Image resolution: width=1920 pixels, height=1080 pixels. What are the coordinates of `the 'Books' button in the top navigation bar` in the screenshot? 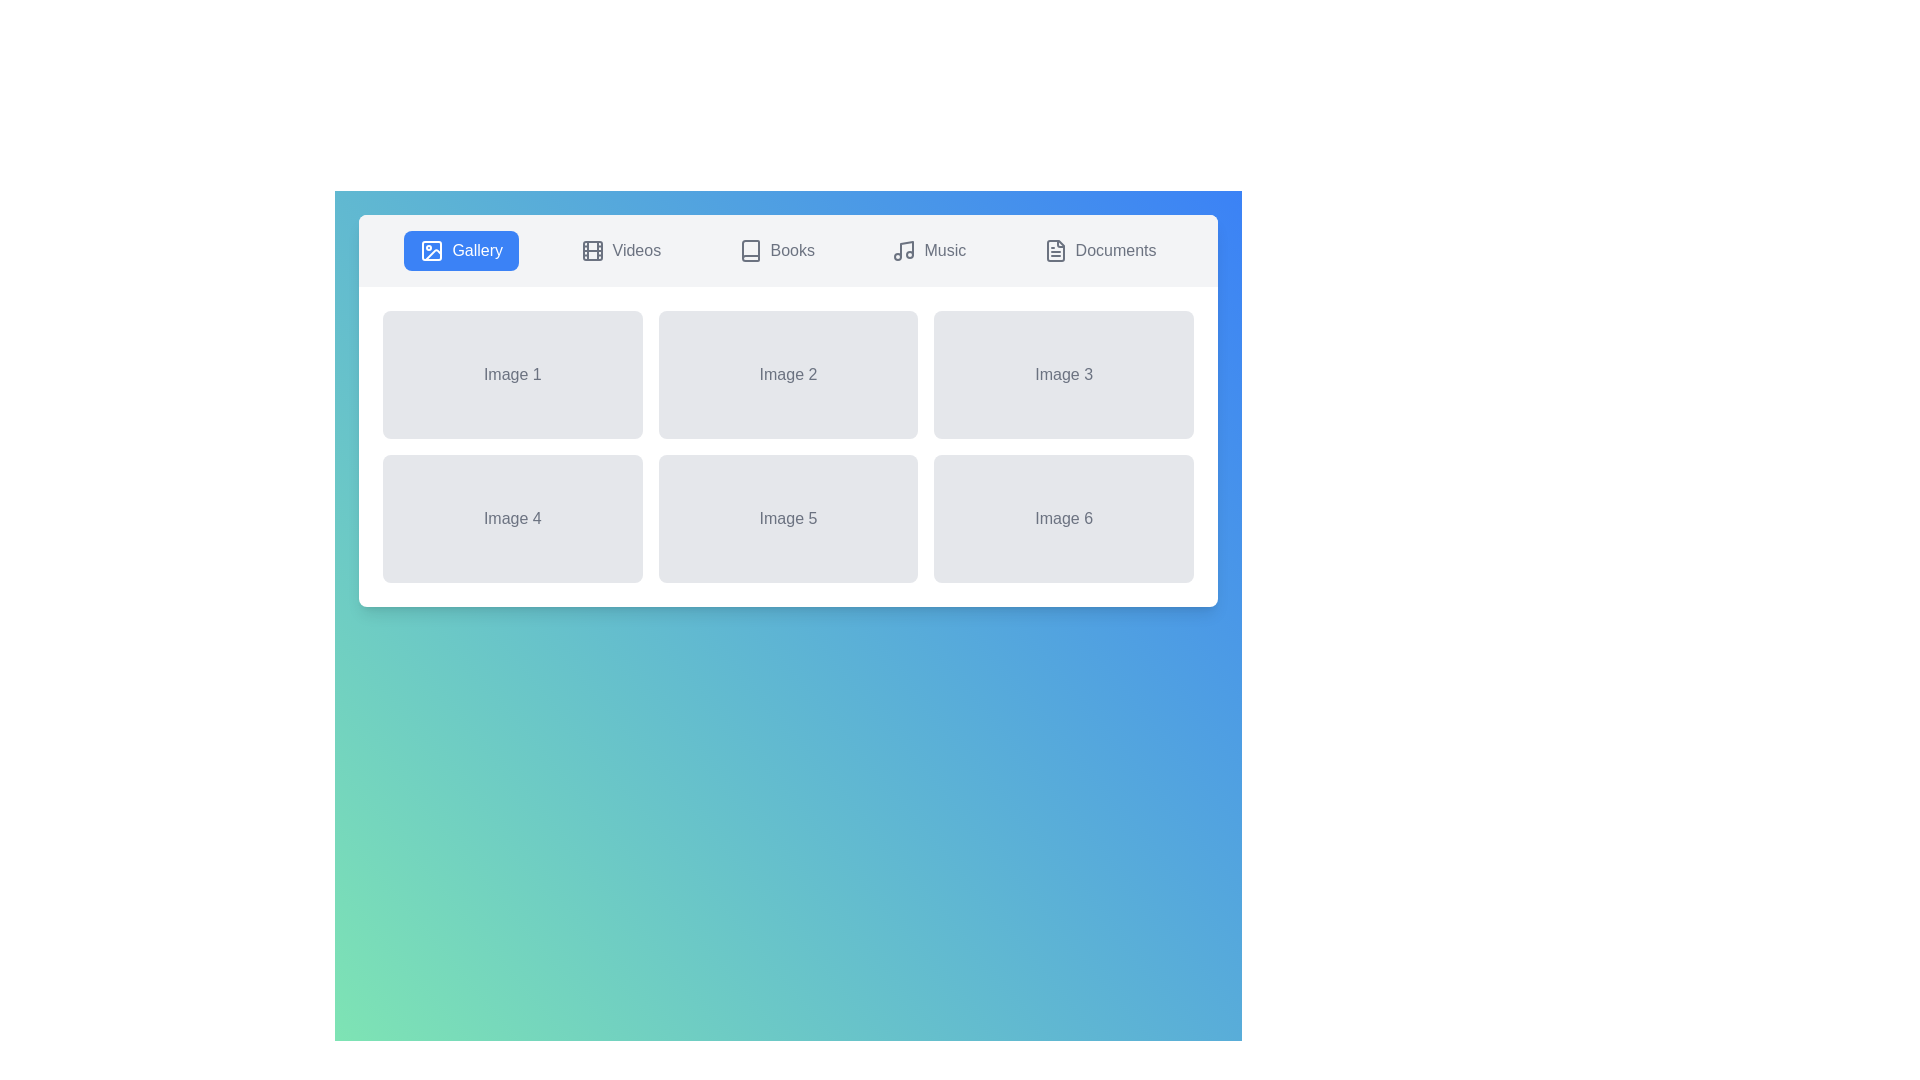 It's located at (749, 249).